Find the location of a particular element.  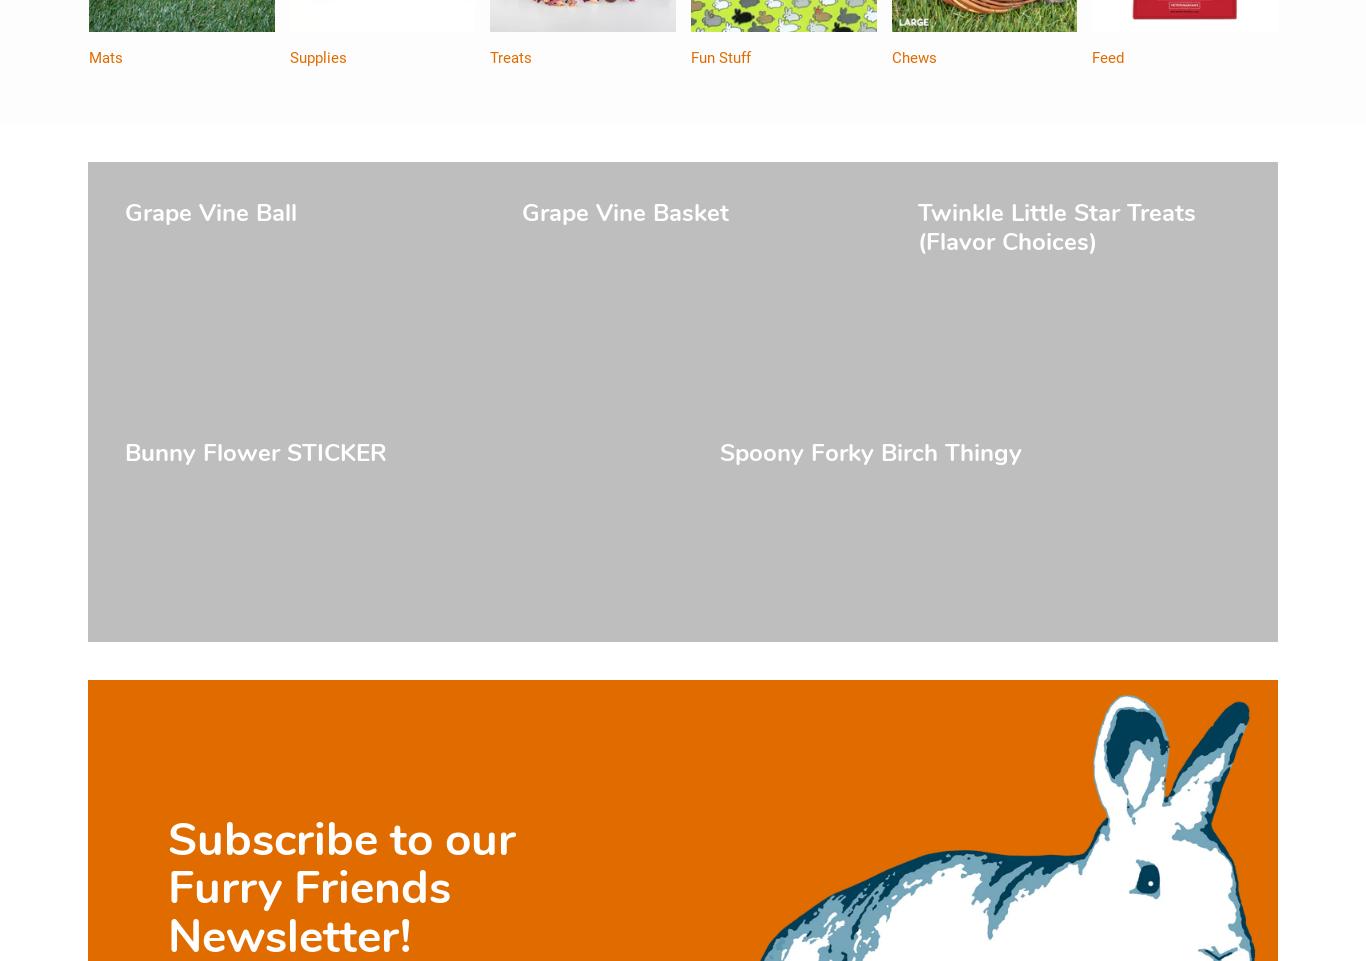

'Chews' is located at coordinates (913, 58).